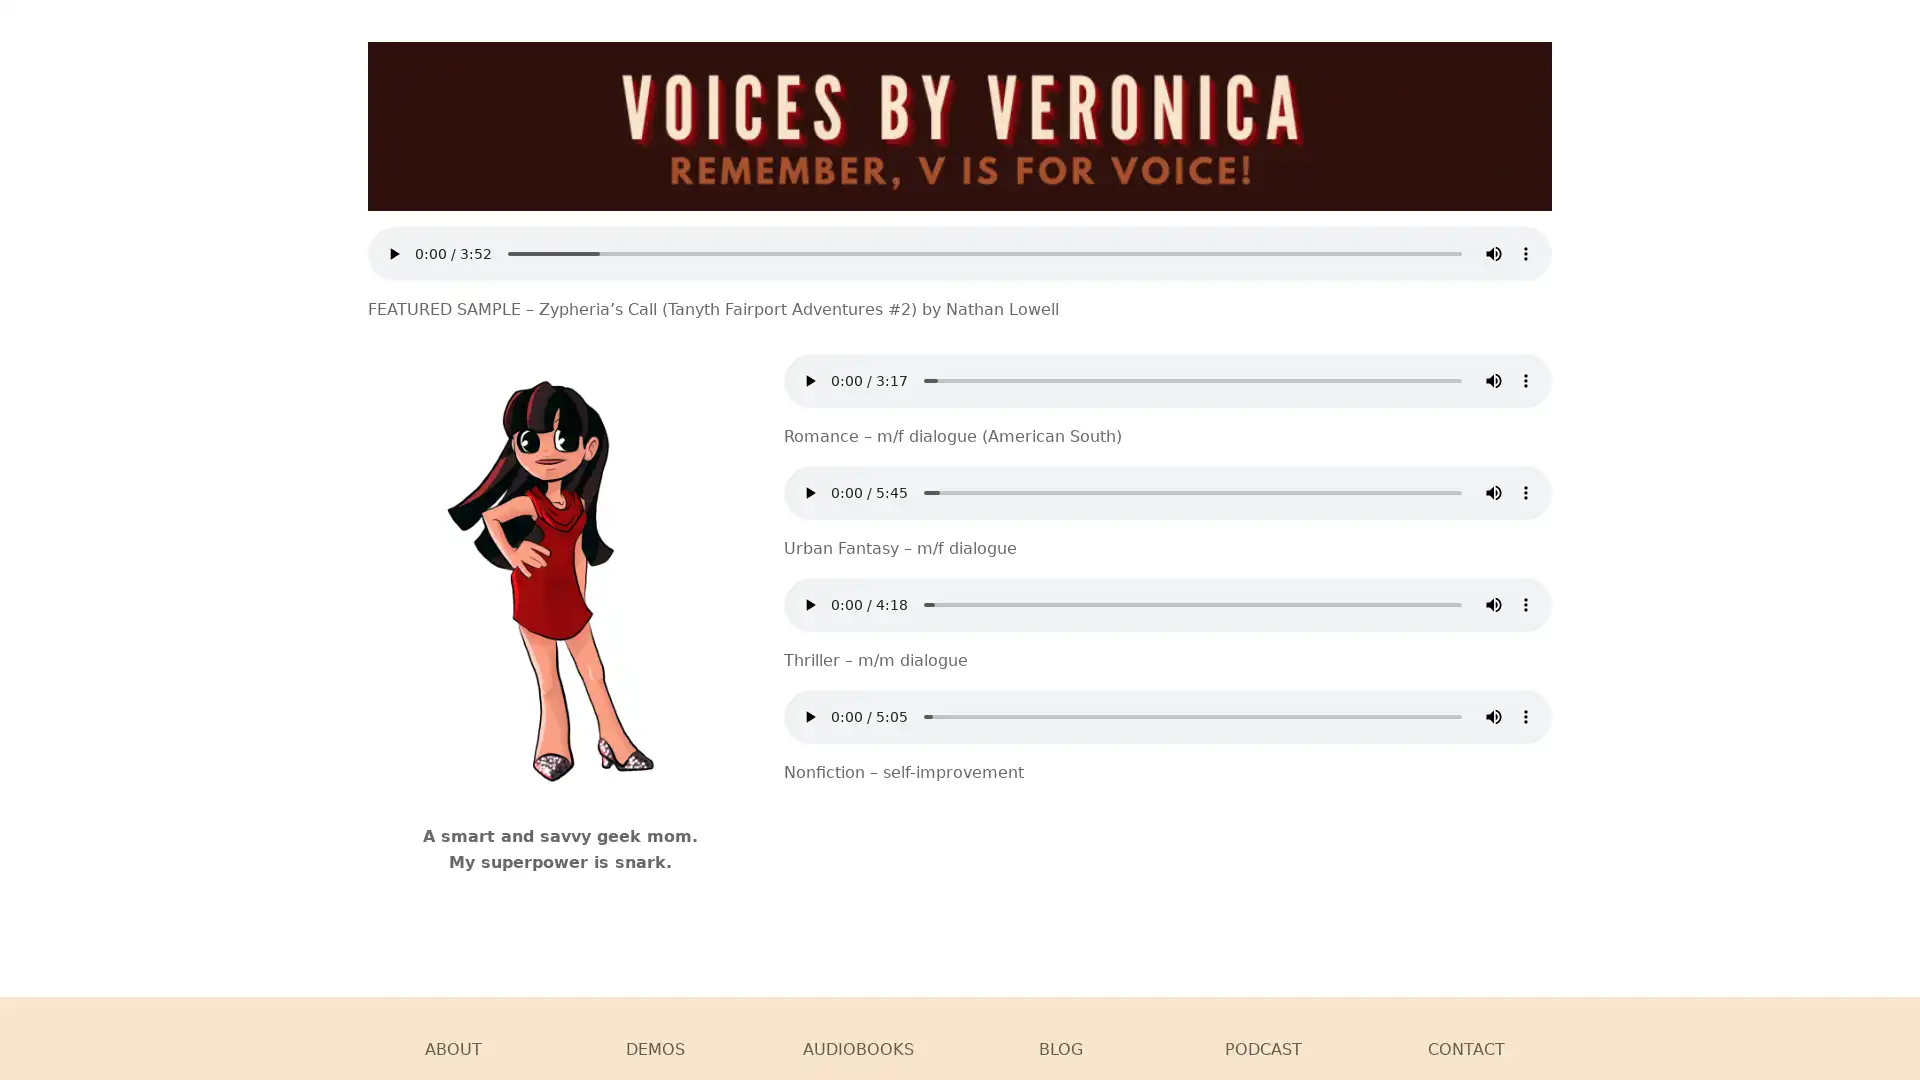  I want to click on mute, so click(1493, 493).